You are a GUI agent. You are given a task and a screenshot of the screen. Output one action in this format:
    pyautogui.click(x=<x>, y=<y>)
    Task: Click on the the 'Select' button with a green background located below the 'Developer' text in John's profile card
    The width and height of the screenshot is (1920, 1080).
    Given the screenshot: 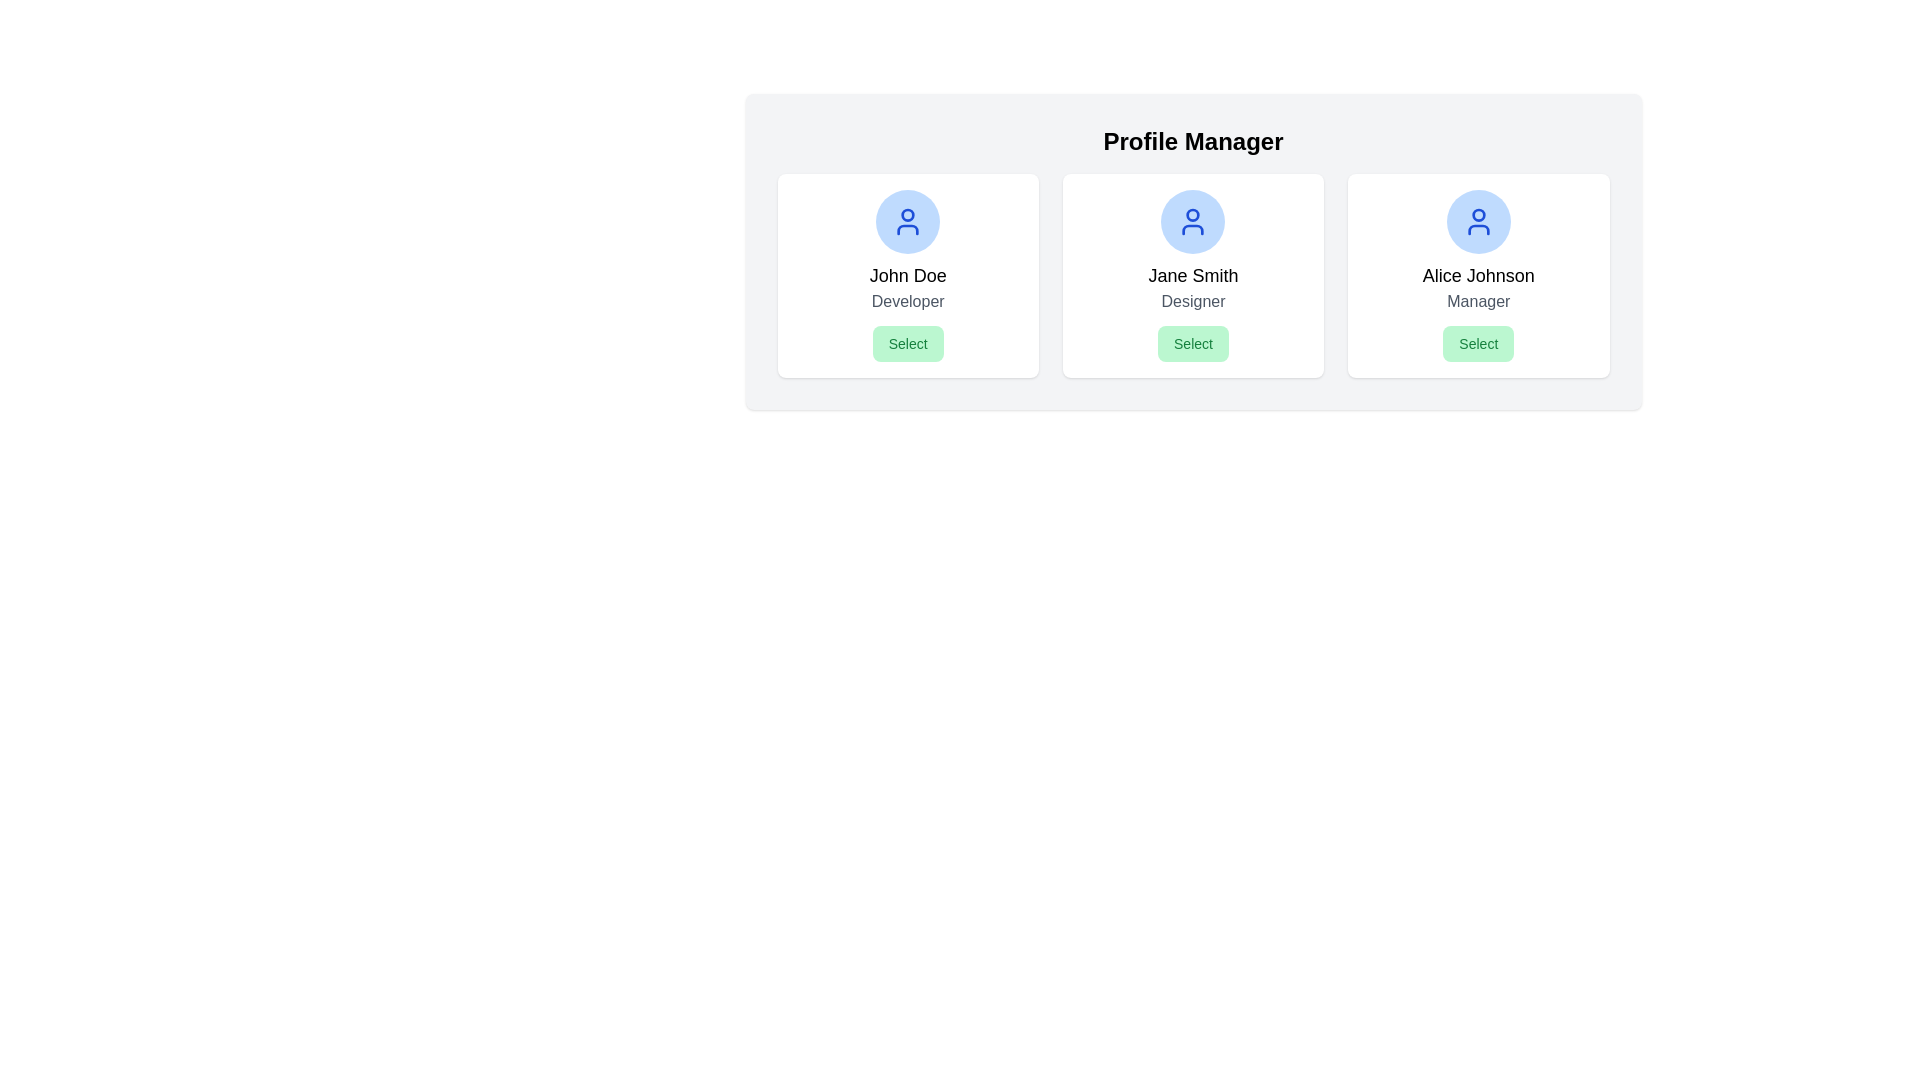 What is the action you would take?
    pyautogui.click(x=907, y=342)
    